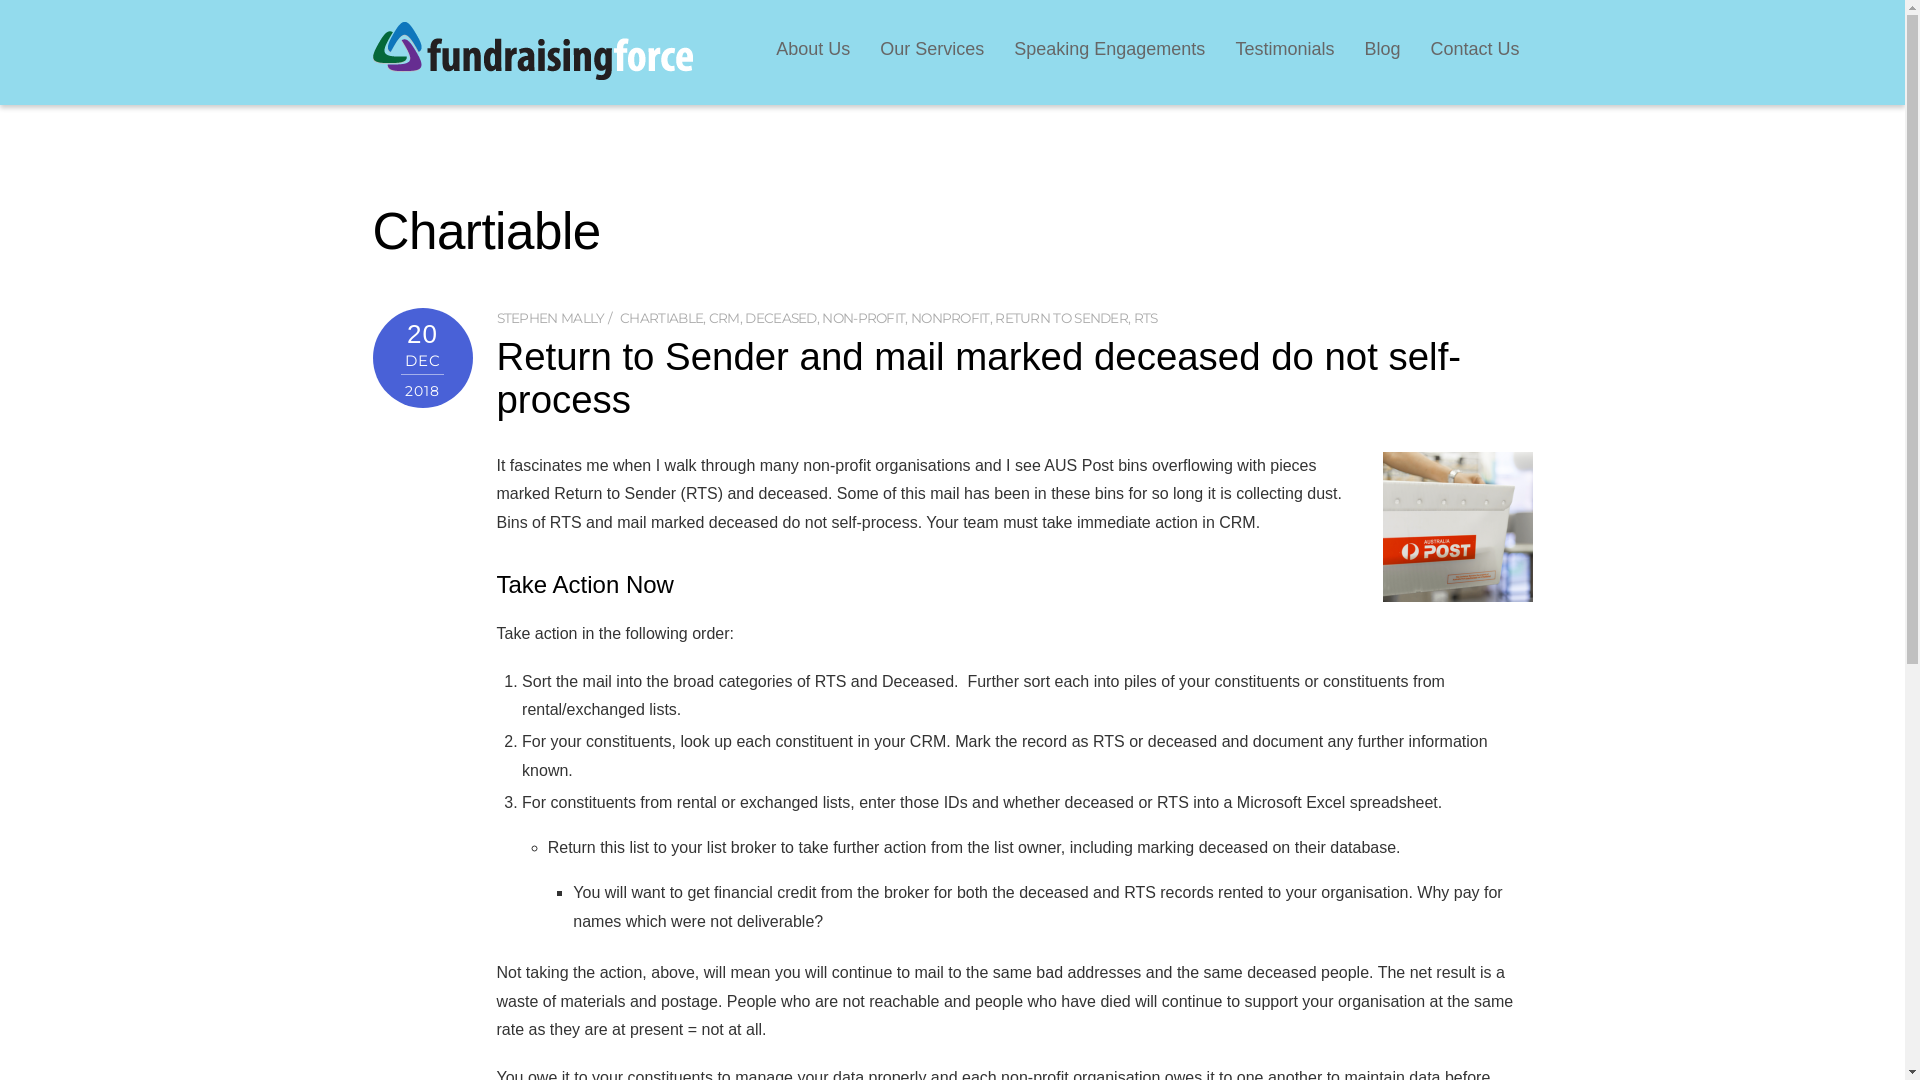  What do you see at coordinates (661, 316) in the screenshot?
I see `'CHARTIABLE'` at bounding box center [661, 316].